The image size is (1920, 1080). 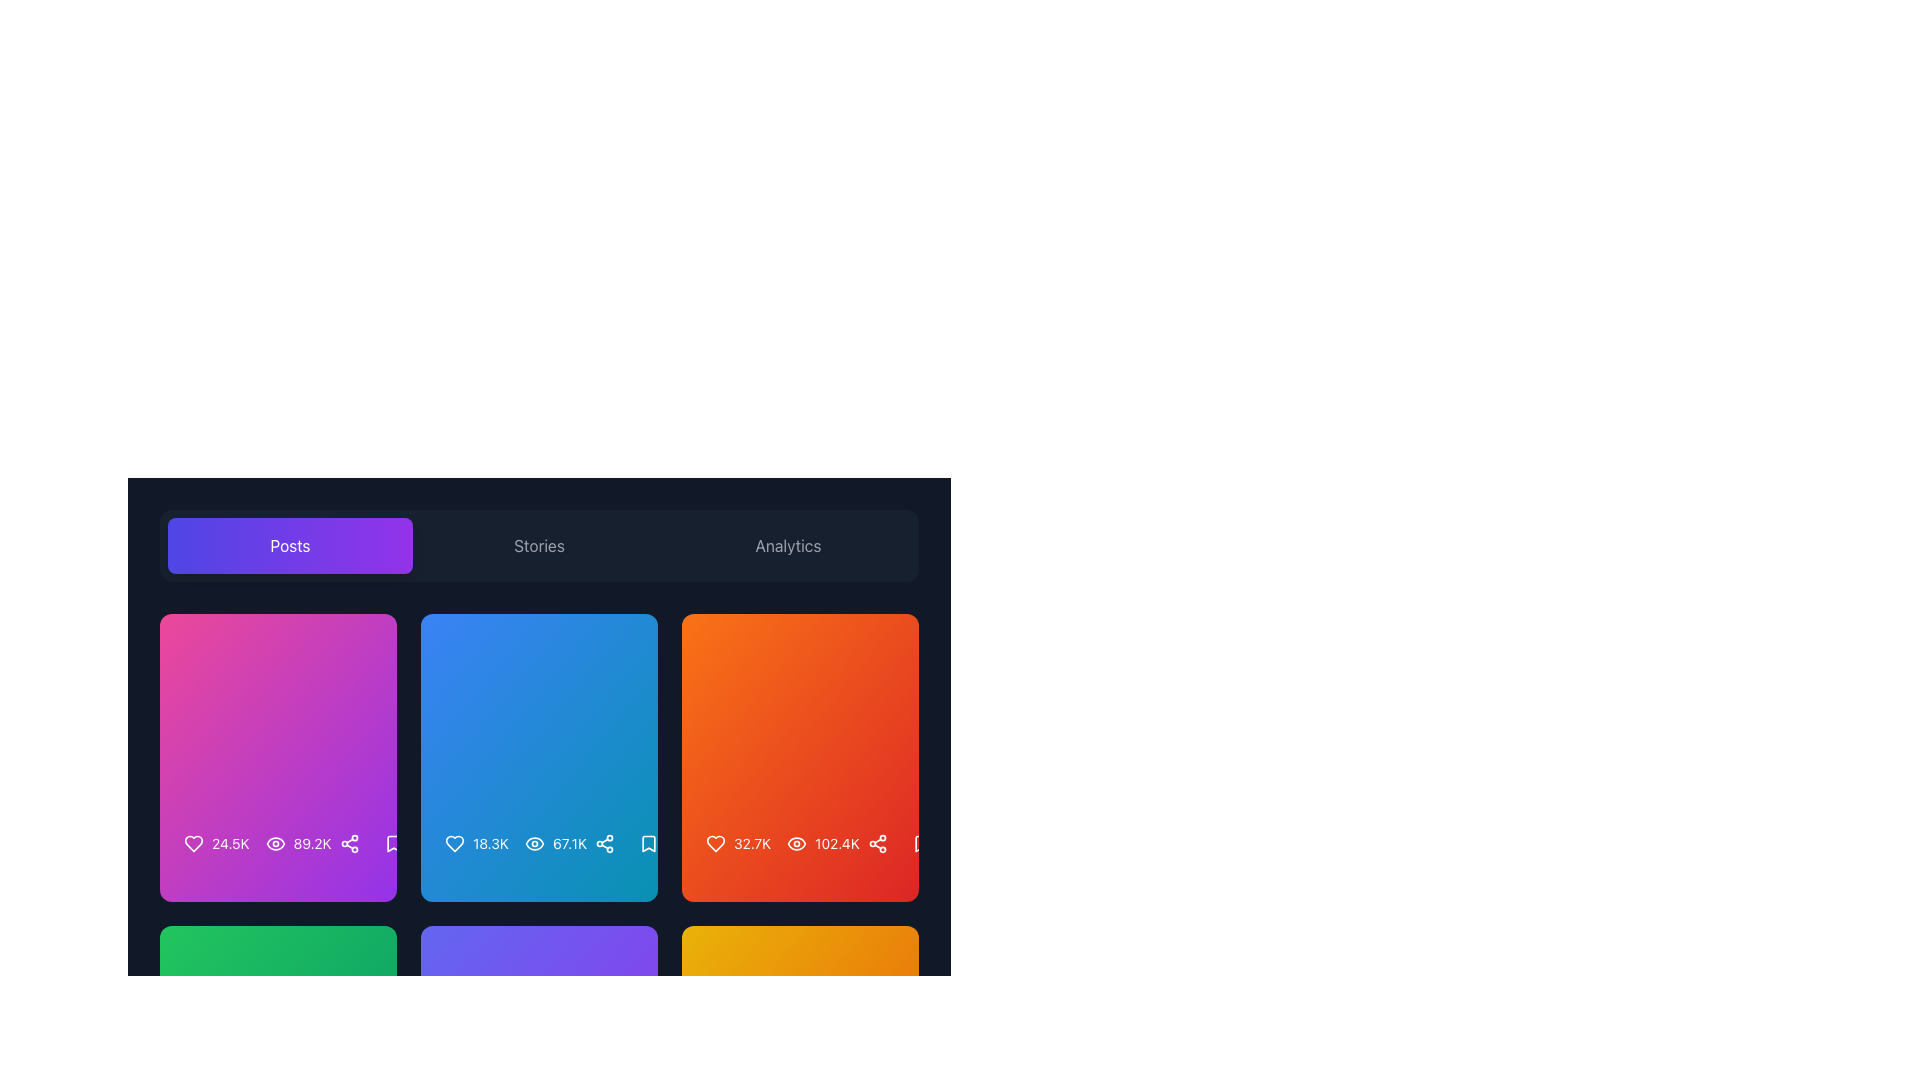 I want to click on the middle button in the header section, so click(x=539, y=546).